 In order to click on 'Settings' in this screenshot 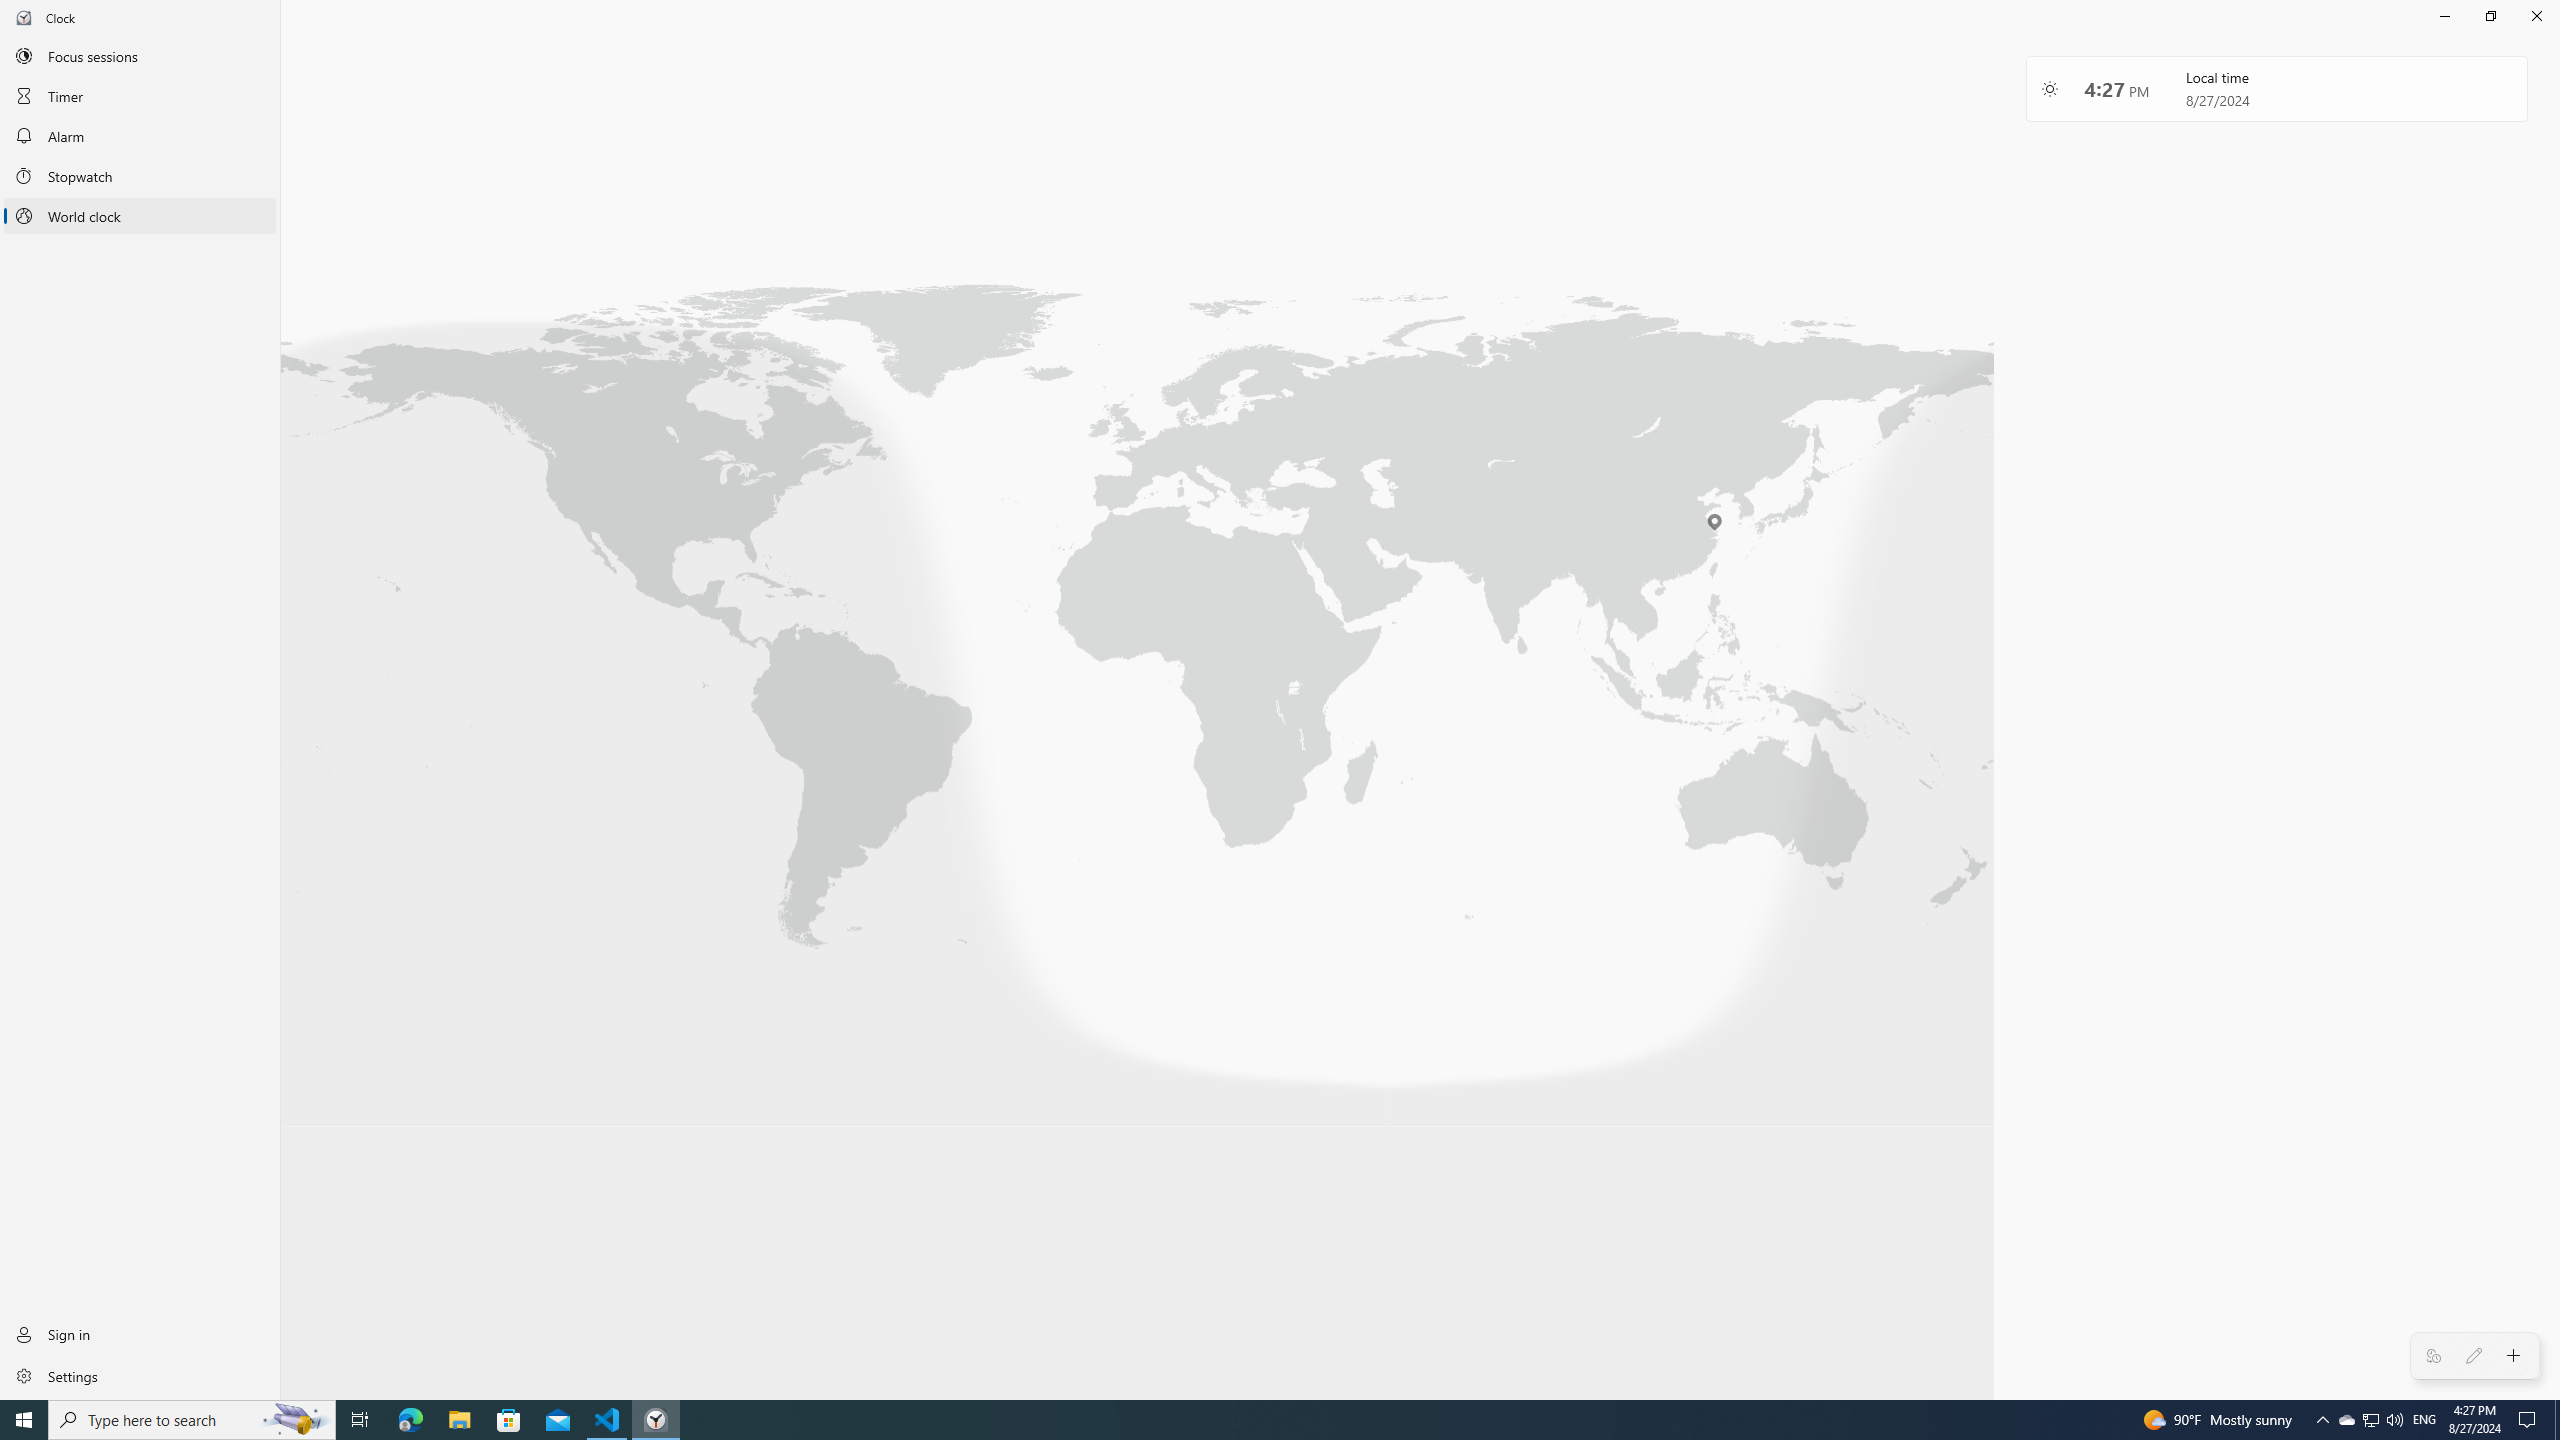, I will do `click(139, 1374)`.